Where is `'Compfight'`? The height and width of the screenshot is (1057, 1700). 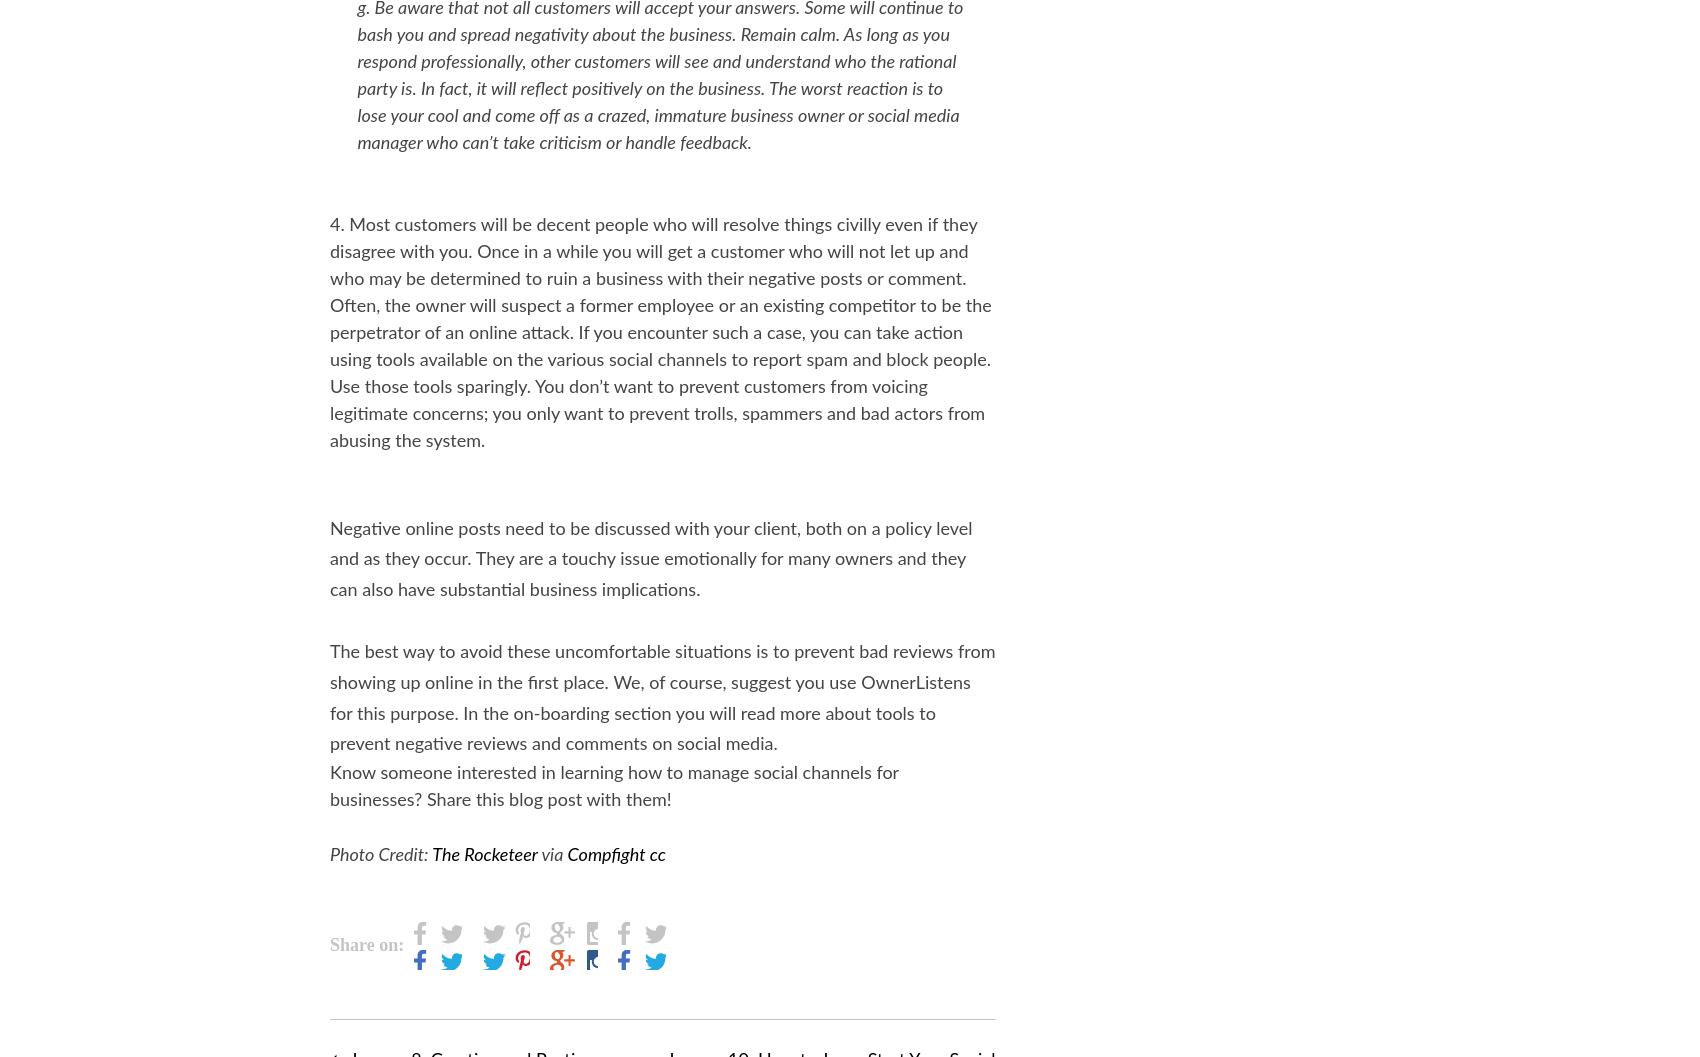
'Compfight' is located at coordinates (605, 854).